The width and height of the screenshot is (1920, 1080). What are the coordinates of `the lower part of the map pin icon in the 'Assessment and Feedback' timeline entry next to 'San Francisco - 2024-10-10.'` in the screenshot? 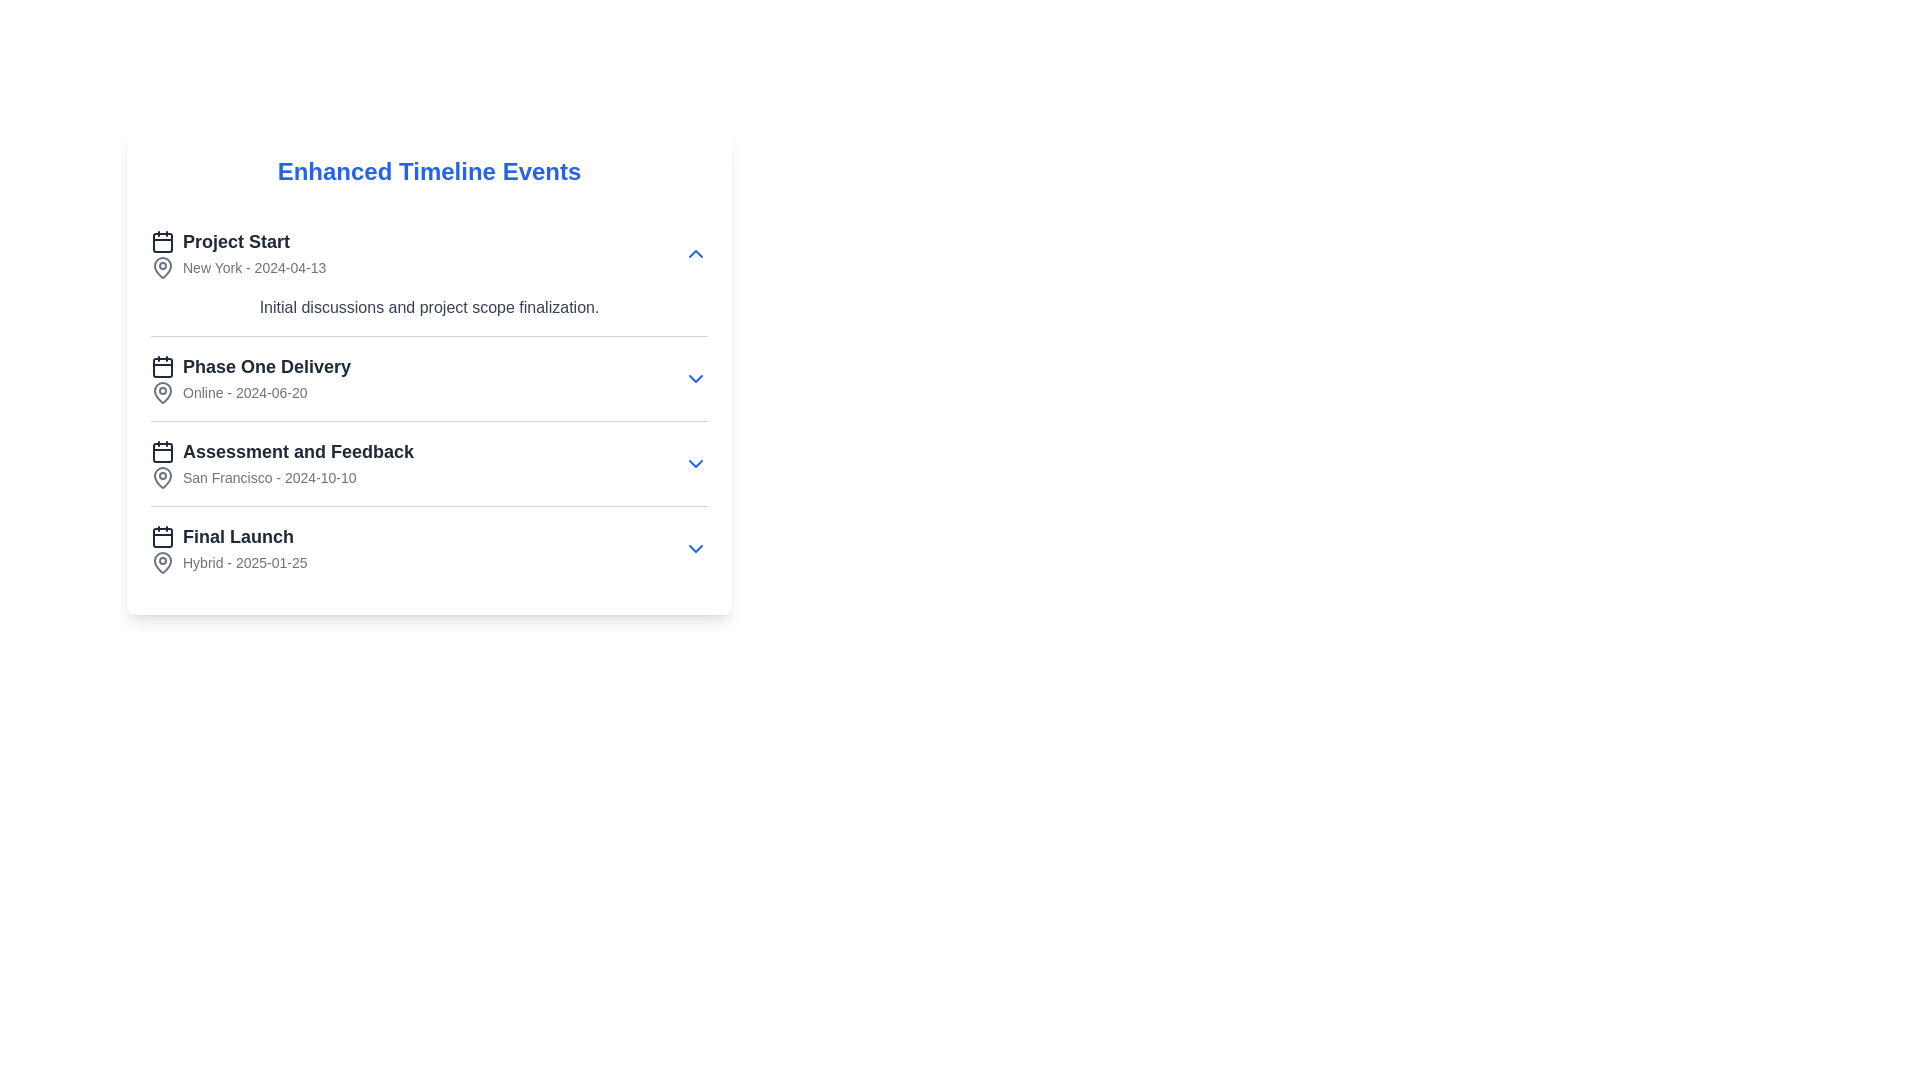 It's located at (163, 477).